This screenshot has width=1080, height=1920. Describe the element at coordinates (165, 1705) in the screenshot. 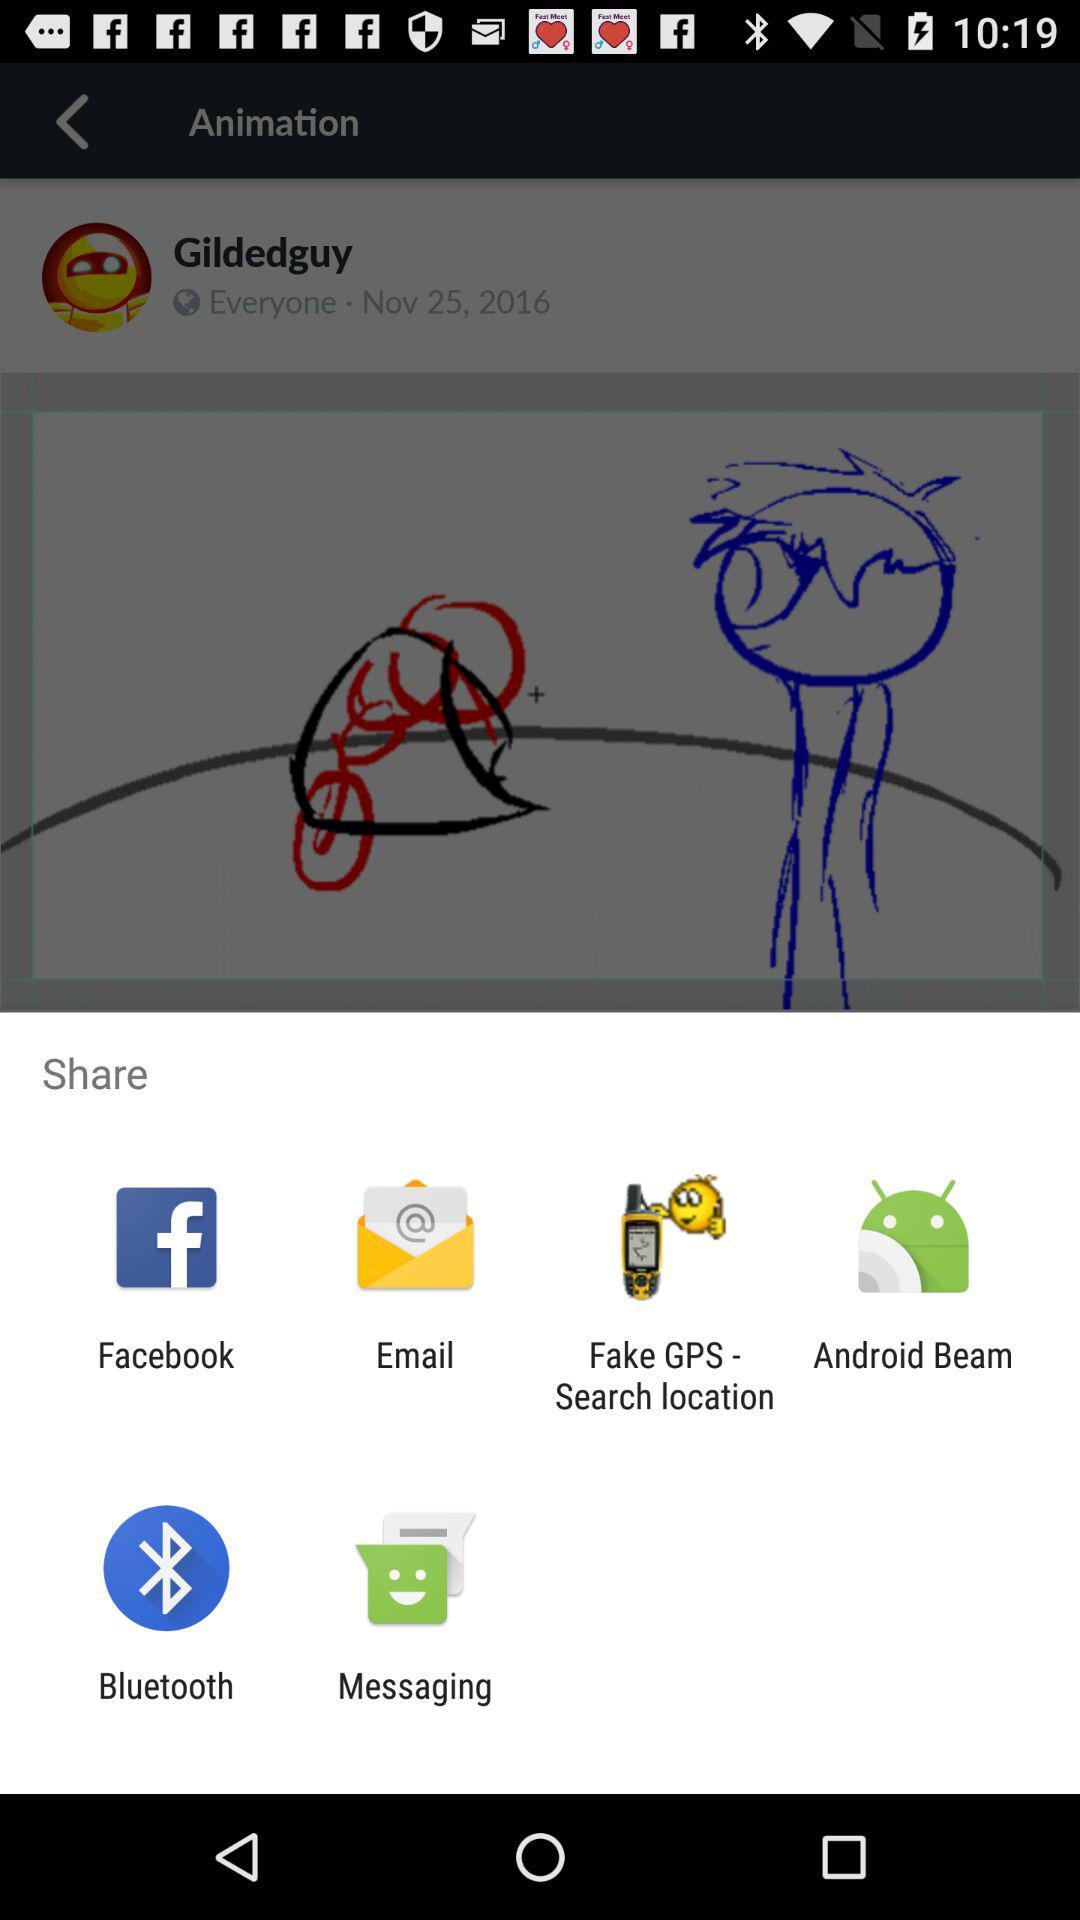

I see `item next to messaging icon` at that location.